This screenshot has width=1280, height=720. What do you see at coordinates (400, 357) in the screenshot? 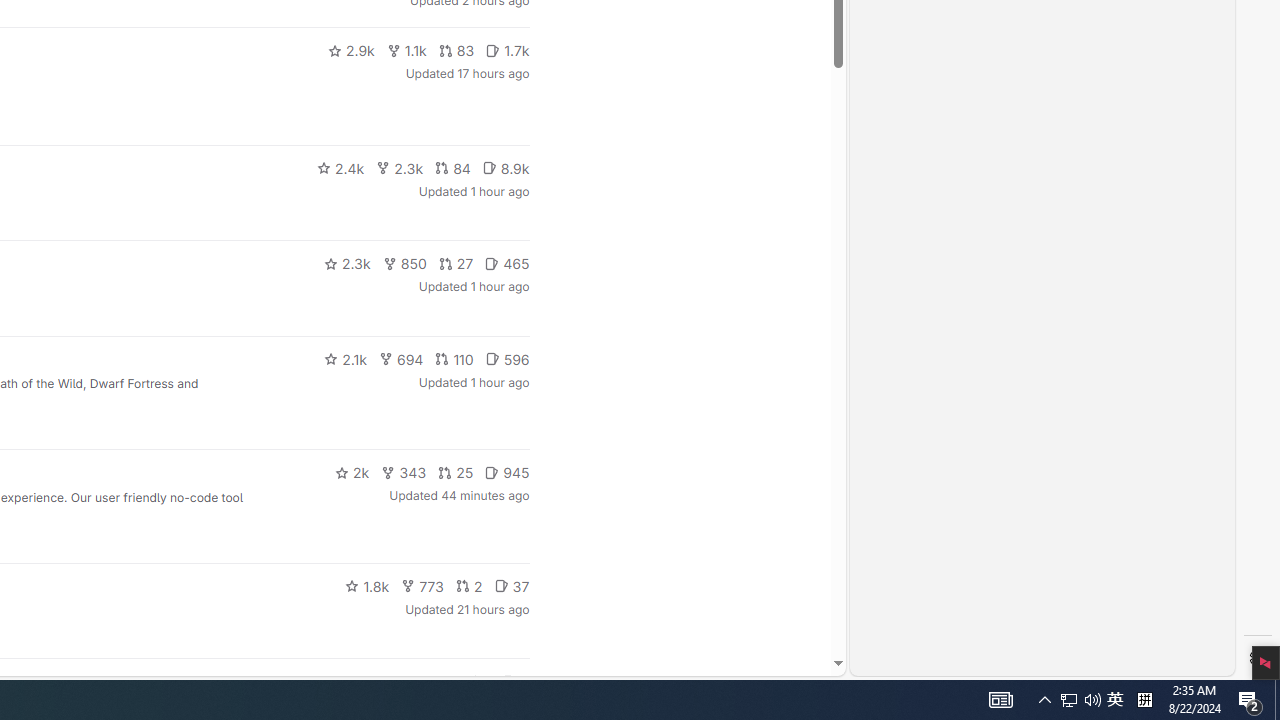
I see `'694'` at bounding box center [400, 357].